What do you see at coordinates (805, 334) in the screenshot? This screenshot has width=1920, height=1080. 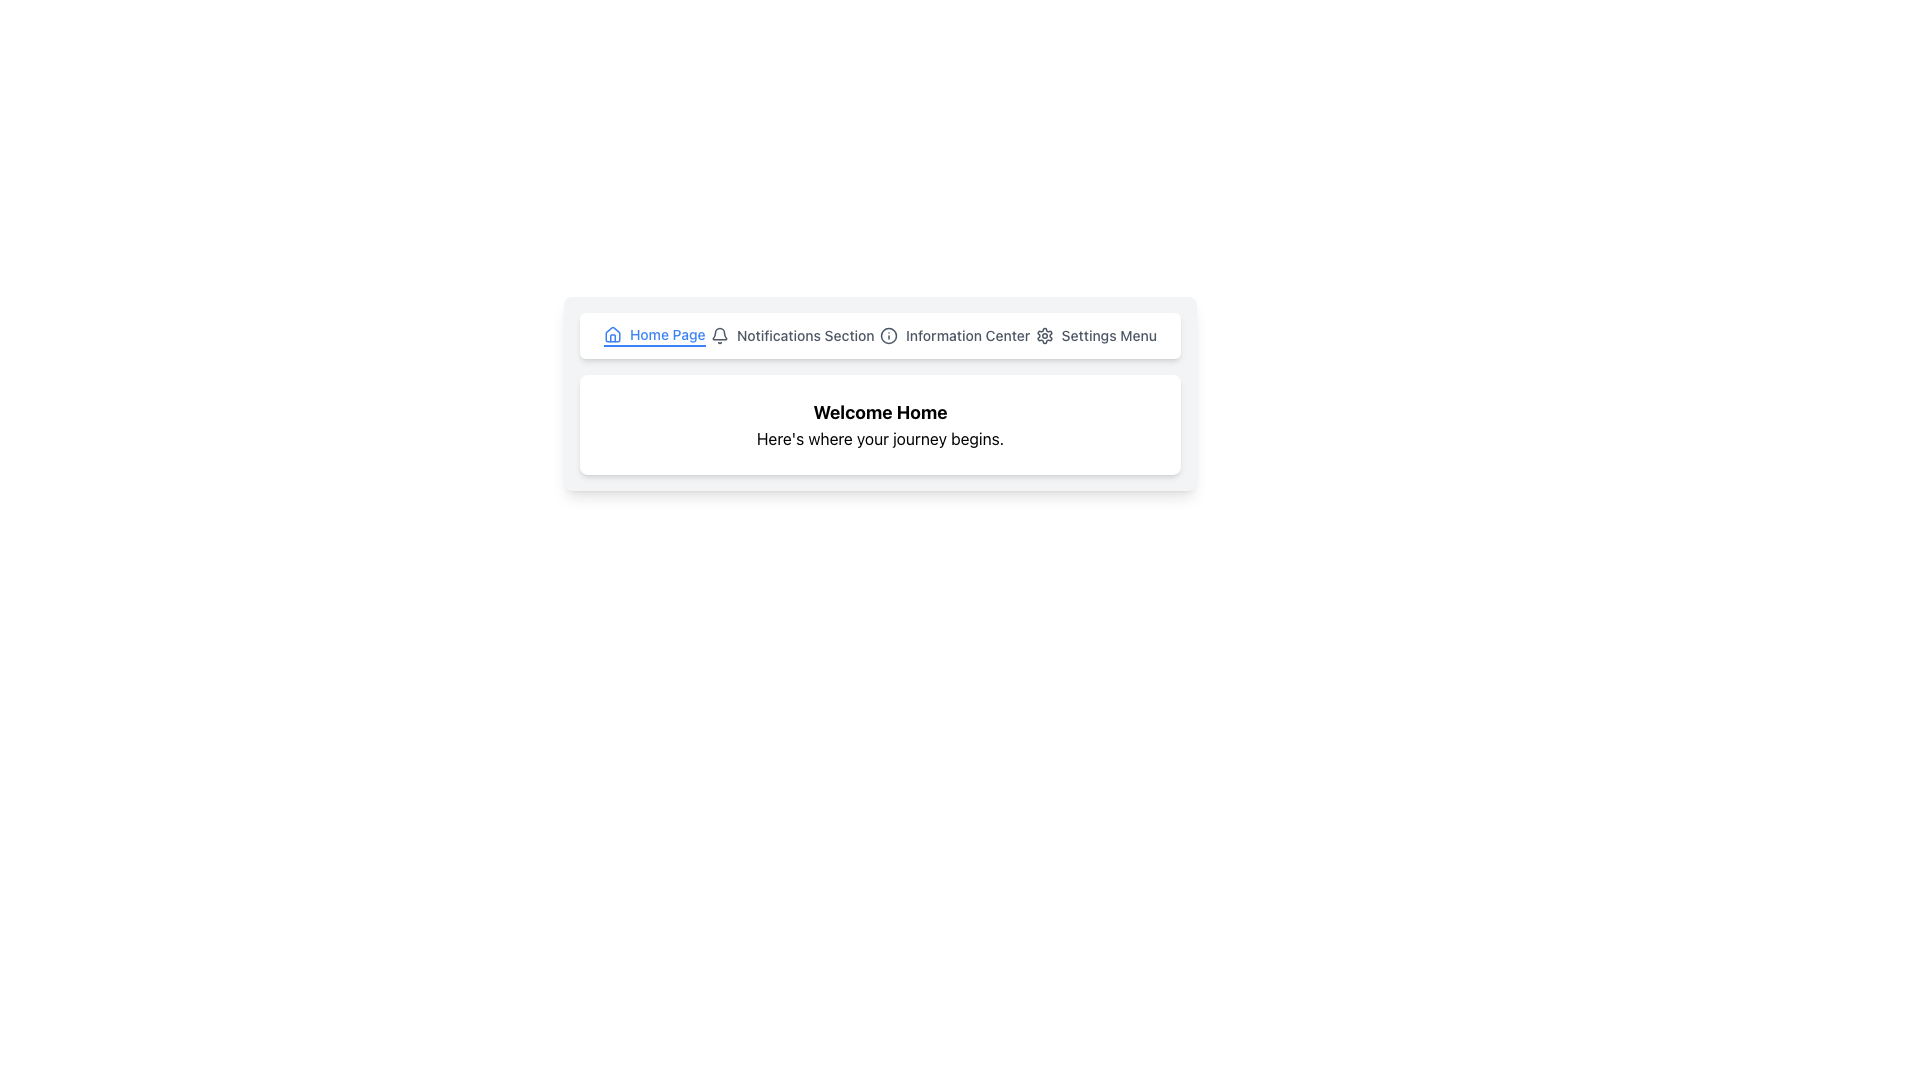 I see `the 'Notifications Section' text label, which is styled with medium-sized, gray-colored text and is part of the horizontal navigation bar near the top of the interface` at bounding box center [805, 334].